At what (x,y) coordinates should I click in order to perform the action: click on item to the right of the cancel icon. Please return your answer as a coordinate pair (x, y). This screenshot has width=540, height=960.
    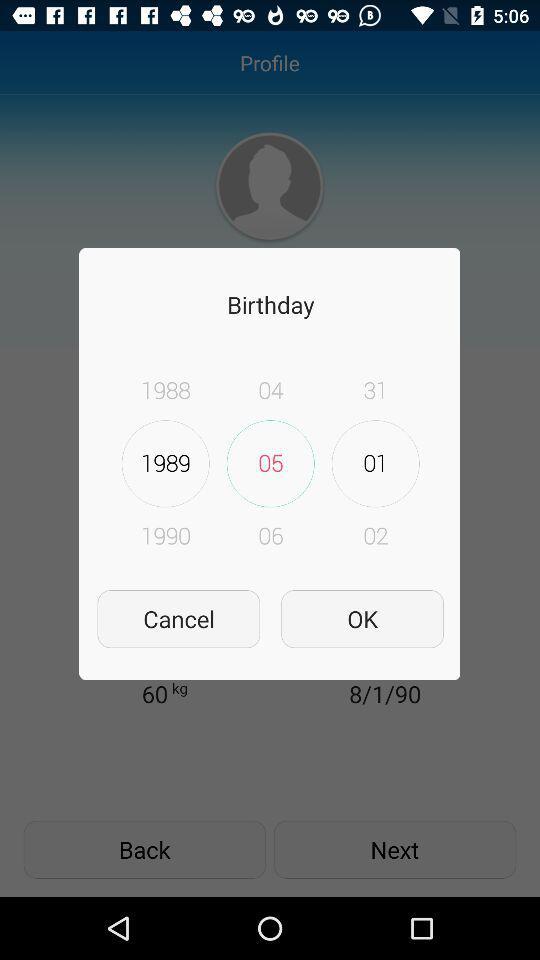
    Looking at the image, I should click on (361, 618).